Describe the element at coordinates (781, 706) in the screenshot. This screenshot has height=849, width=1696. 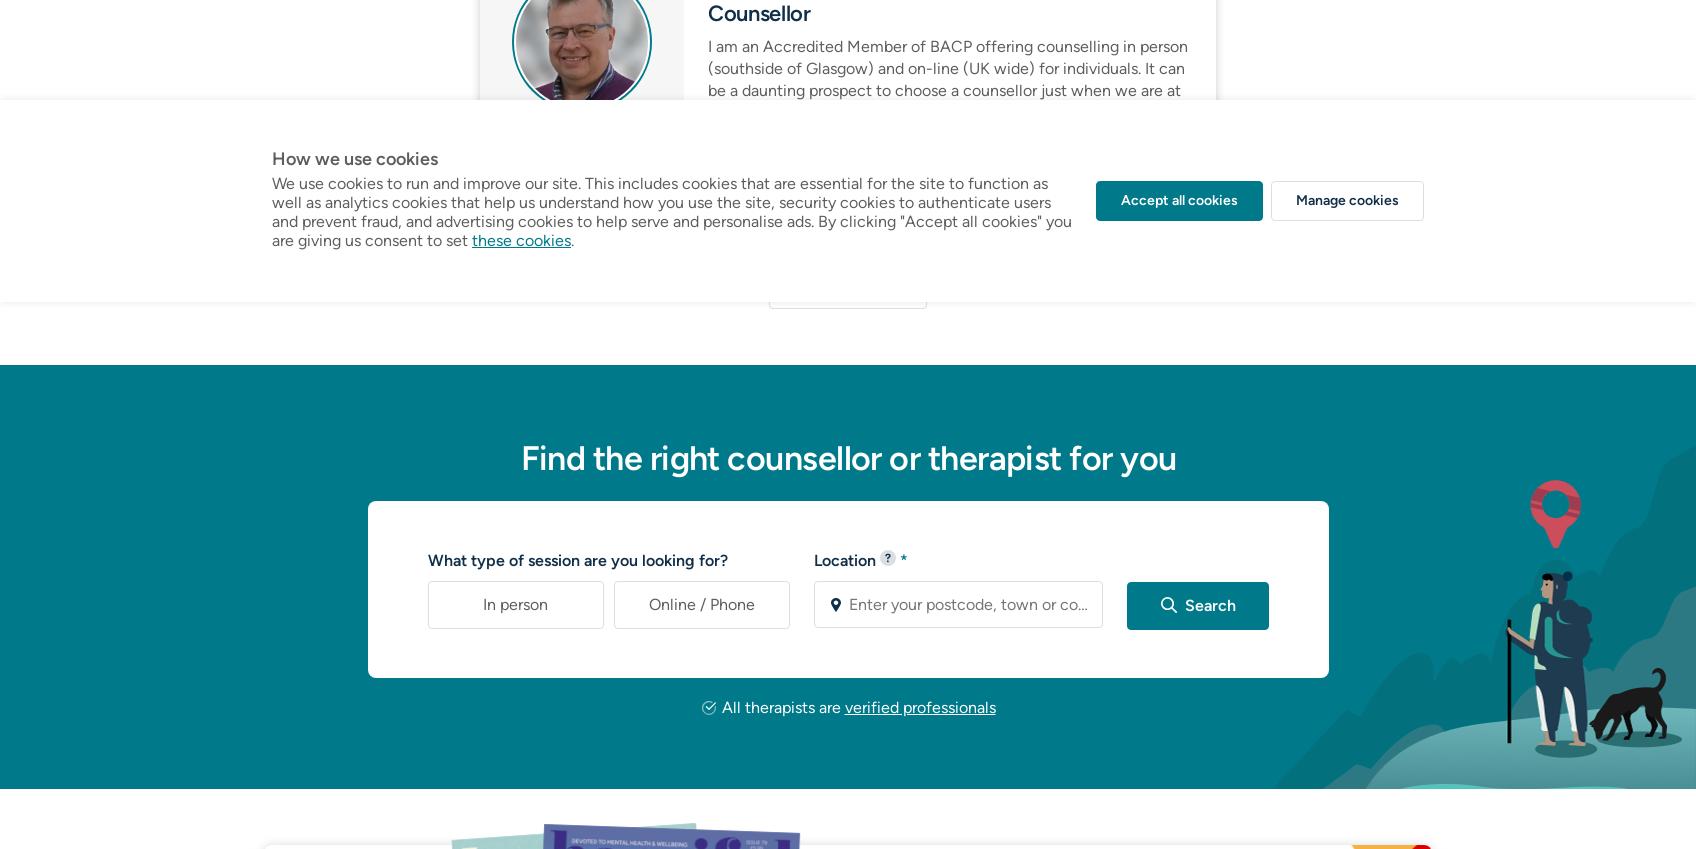
I see `'All therapists are'` at that location.